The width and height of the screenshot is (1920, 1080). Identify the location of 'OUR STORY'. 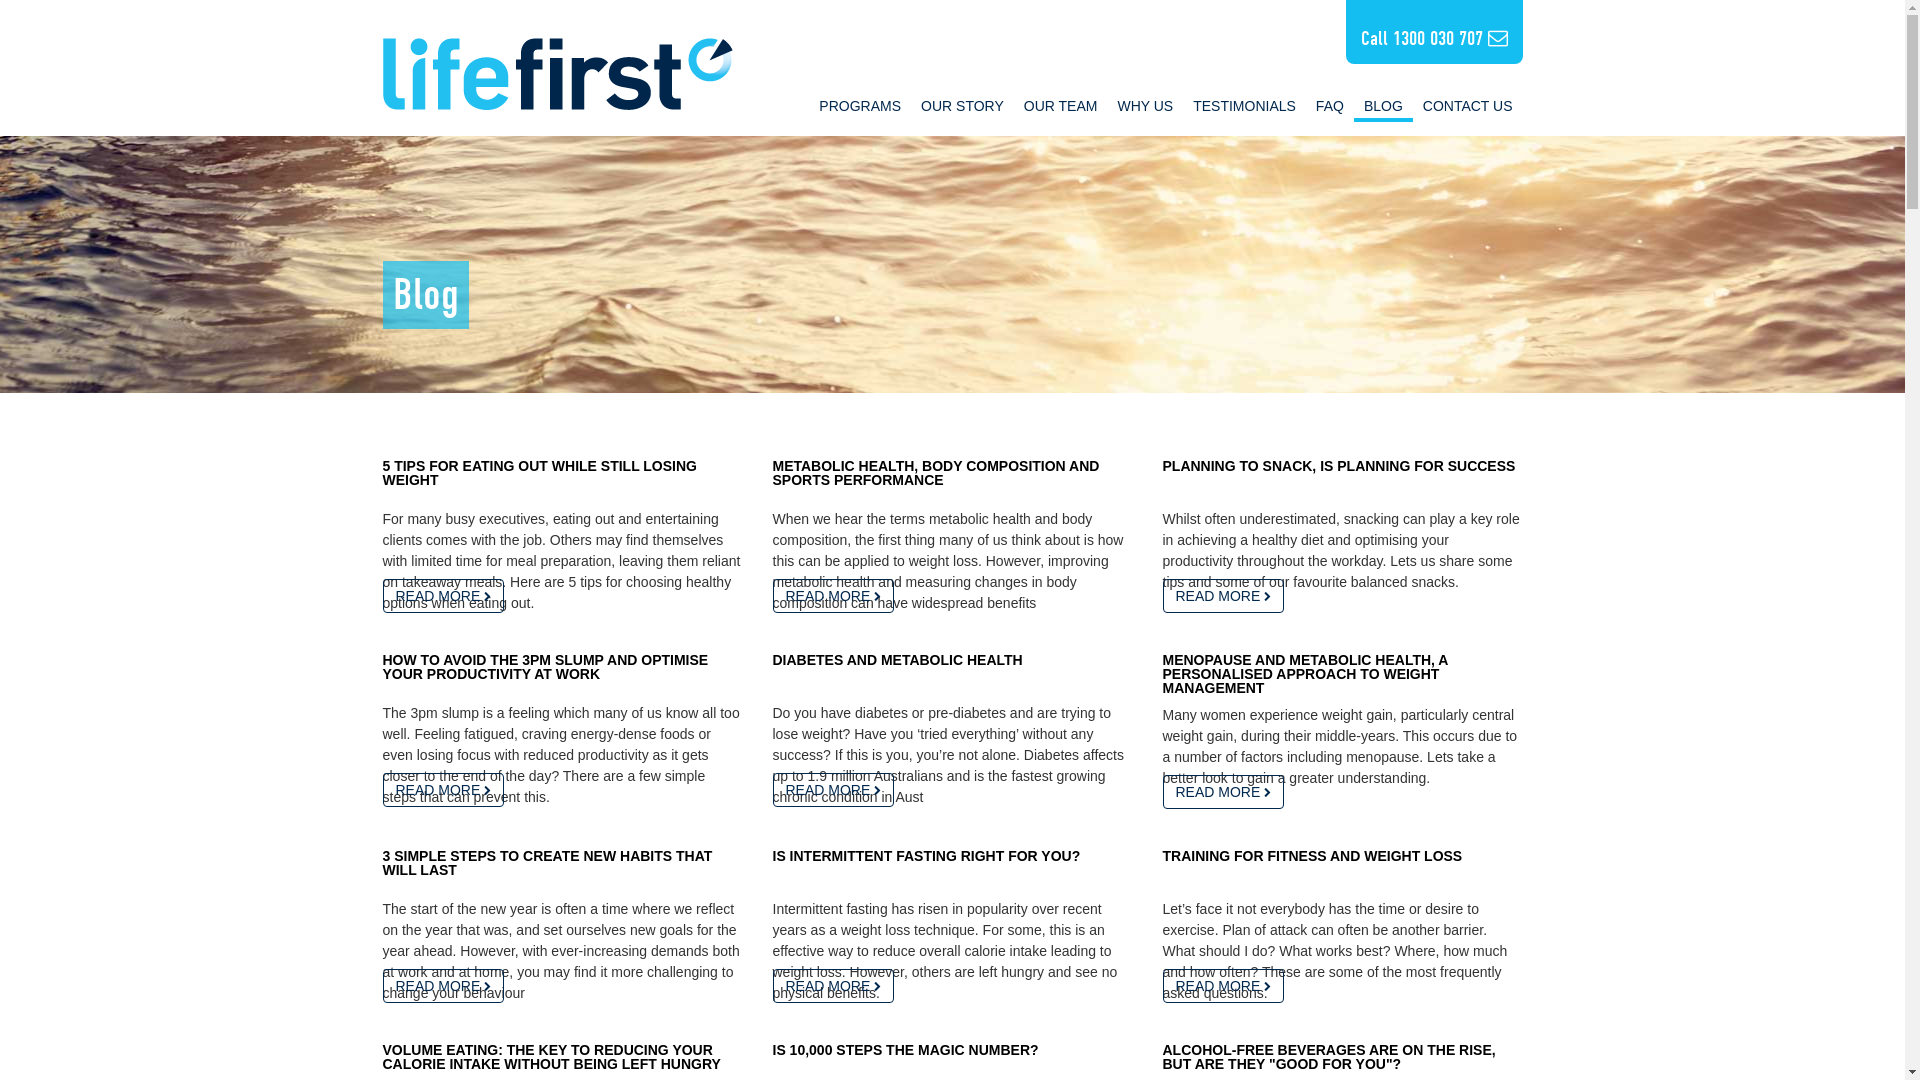
(962, 105).